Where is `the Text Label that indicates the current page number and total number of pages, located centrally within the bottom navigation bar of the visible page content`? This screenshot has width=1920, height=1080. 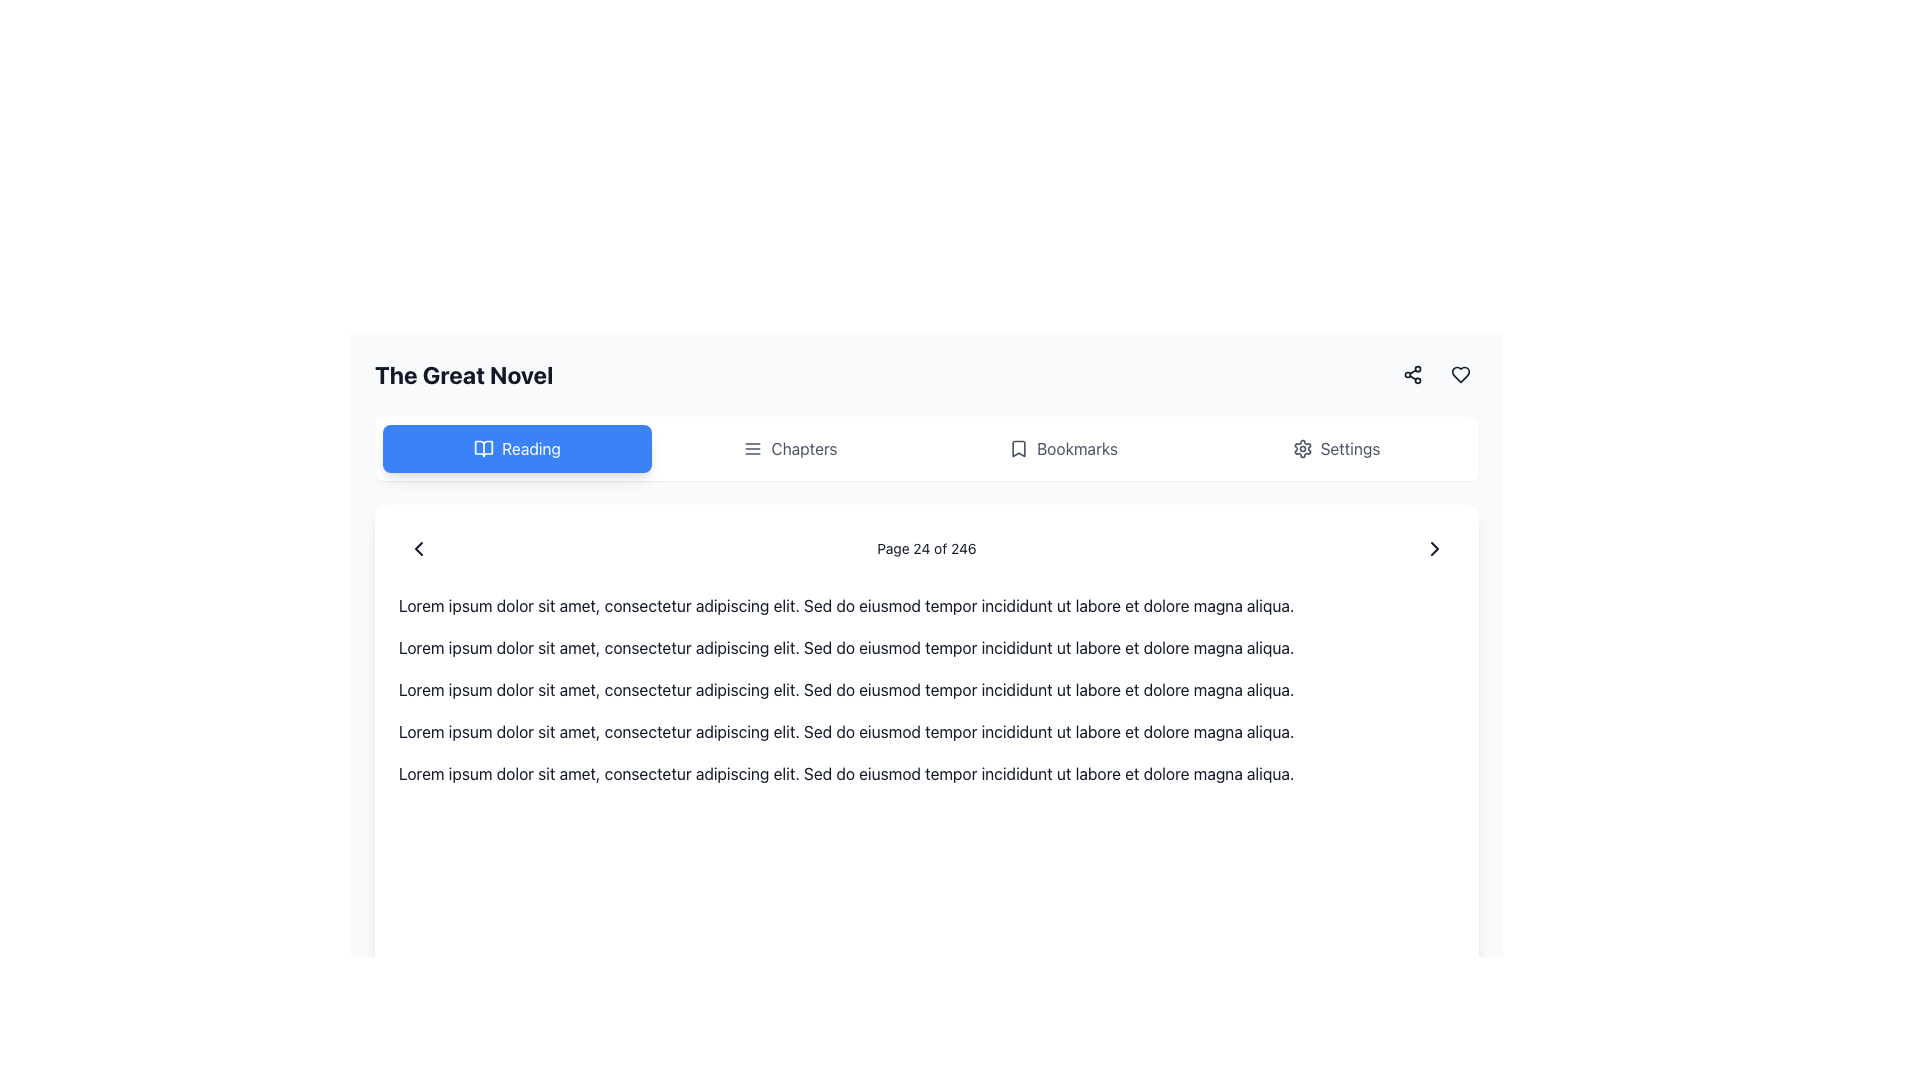 the Text Label that indicates the current page number and total number of pages, located centrally within the bottom navigation bar of the visible page content is located at coordinates (925, 548).